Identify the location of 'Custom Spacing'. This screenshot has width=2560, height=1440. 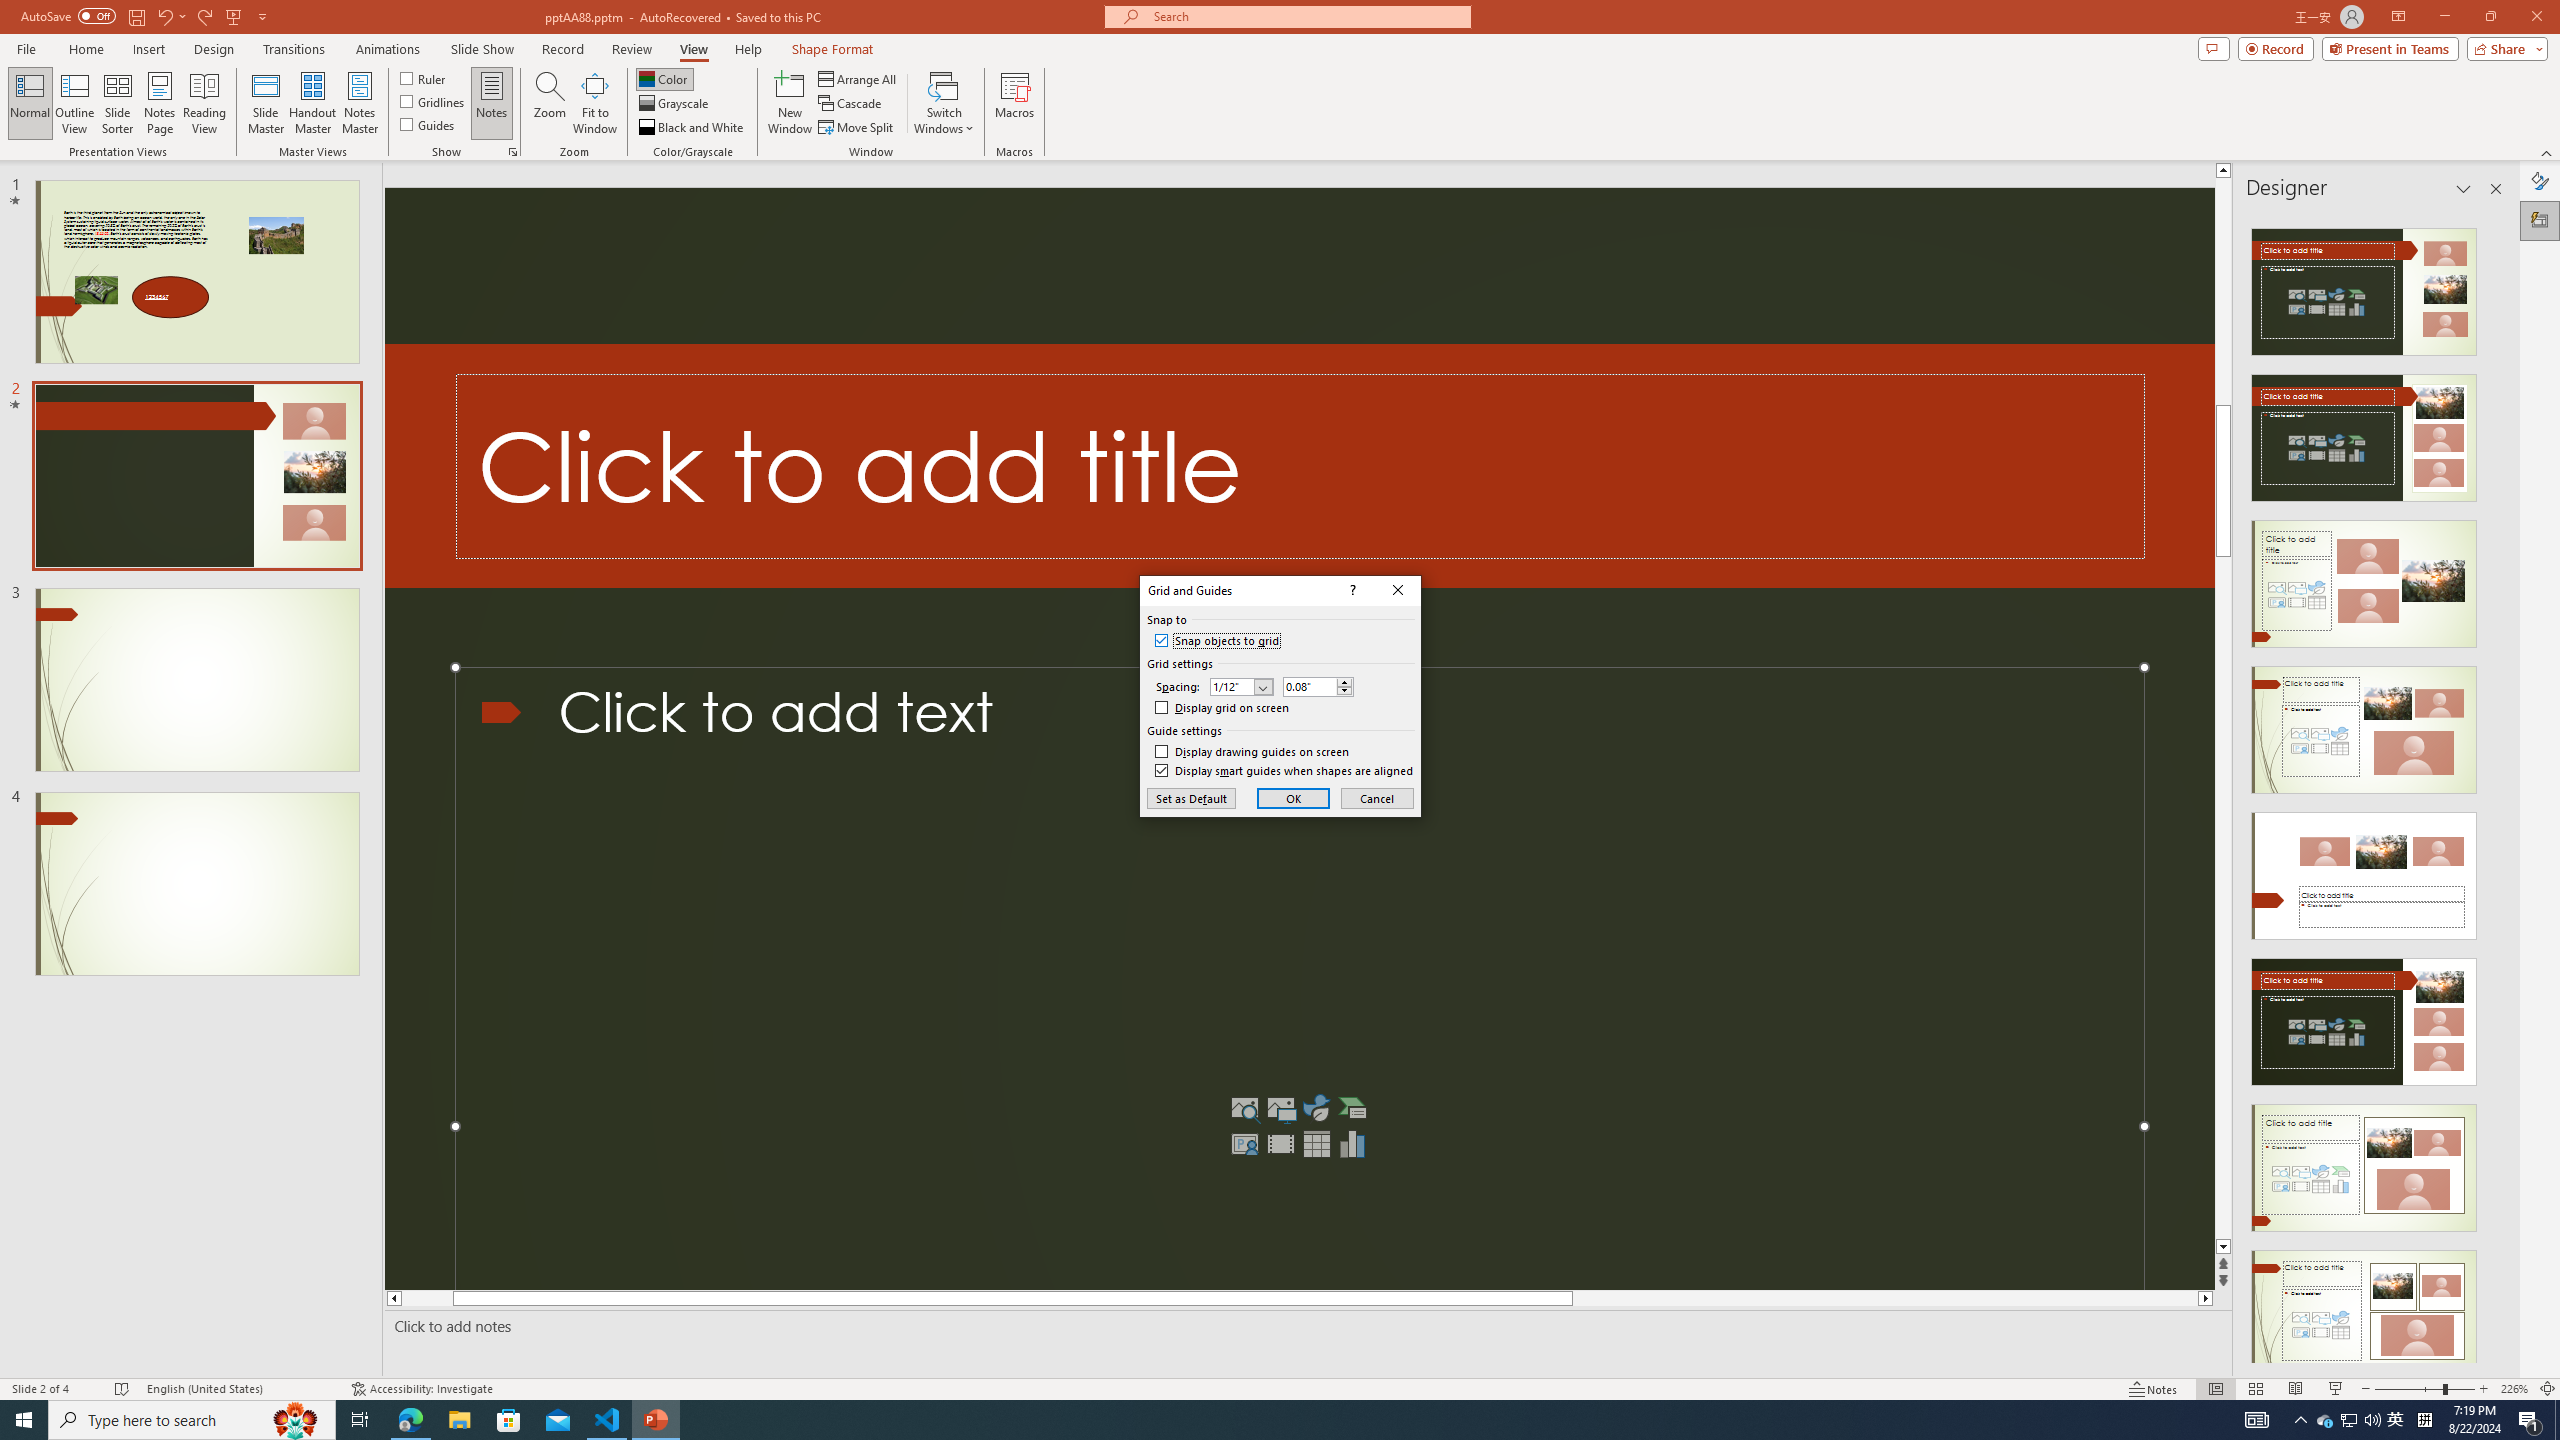
(1317, 685).